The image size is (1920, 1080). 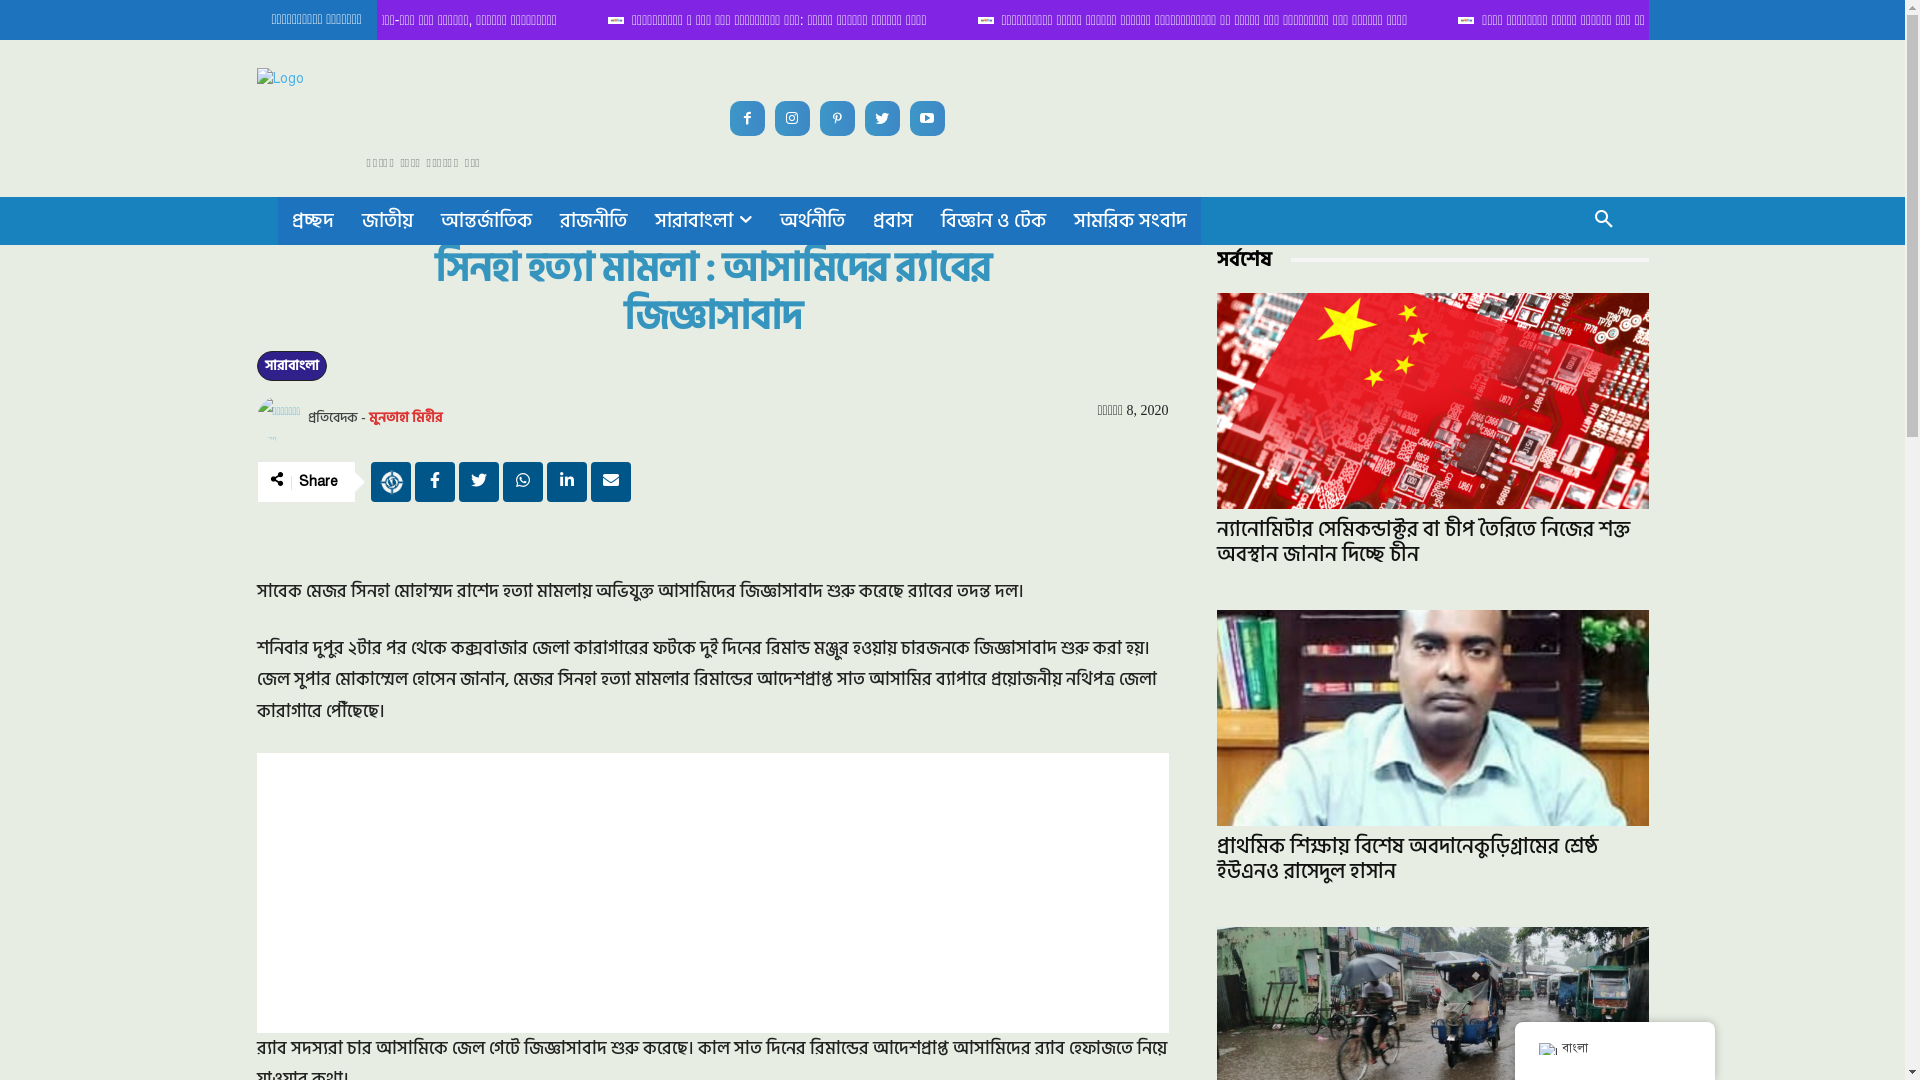 I want to click on 'Facebook', so click(x=746, y=118).